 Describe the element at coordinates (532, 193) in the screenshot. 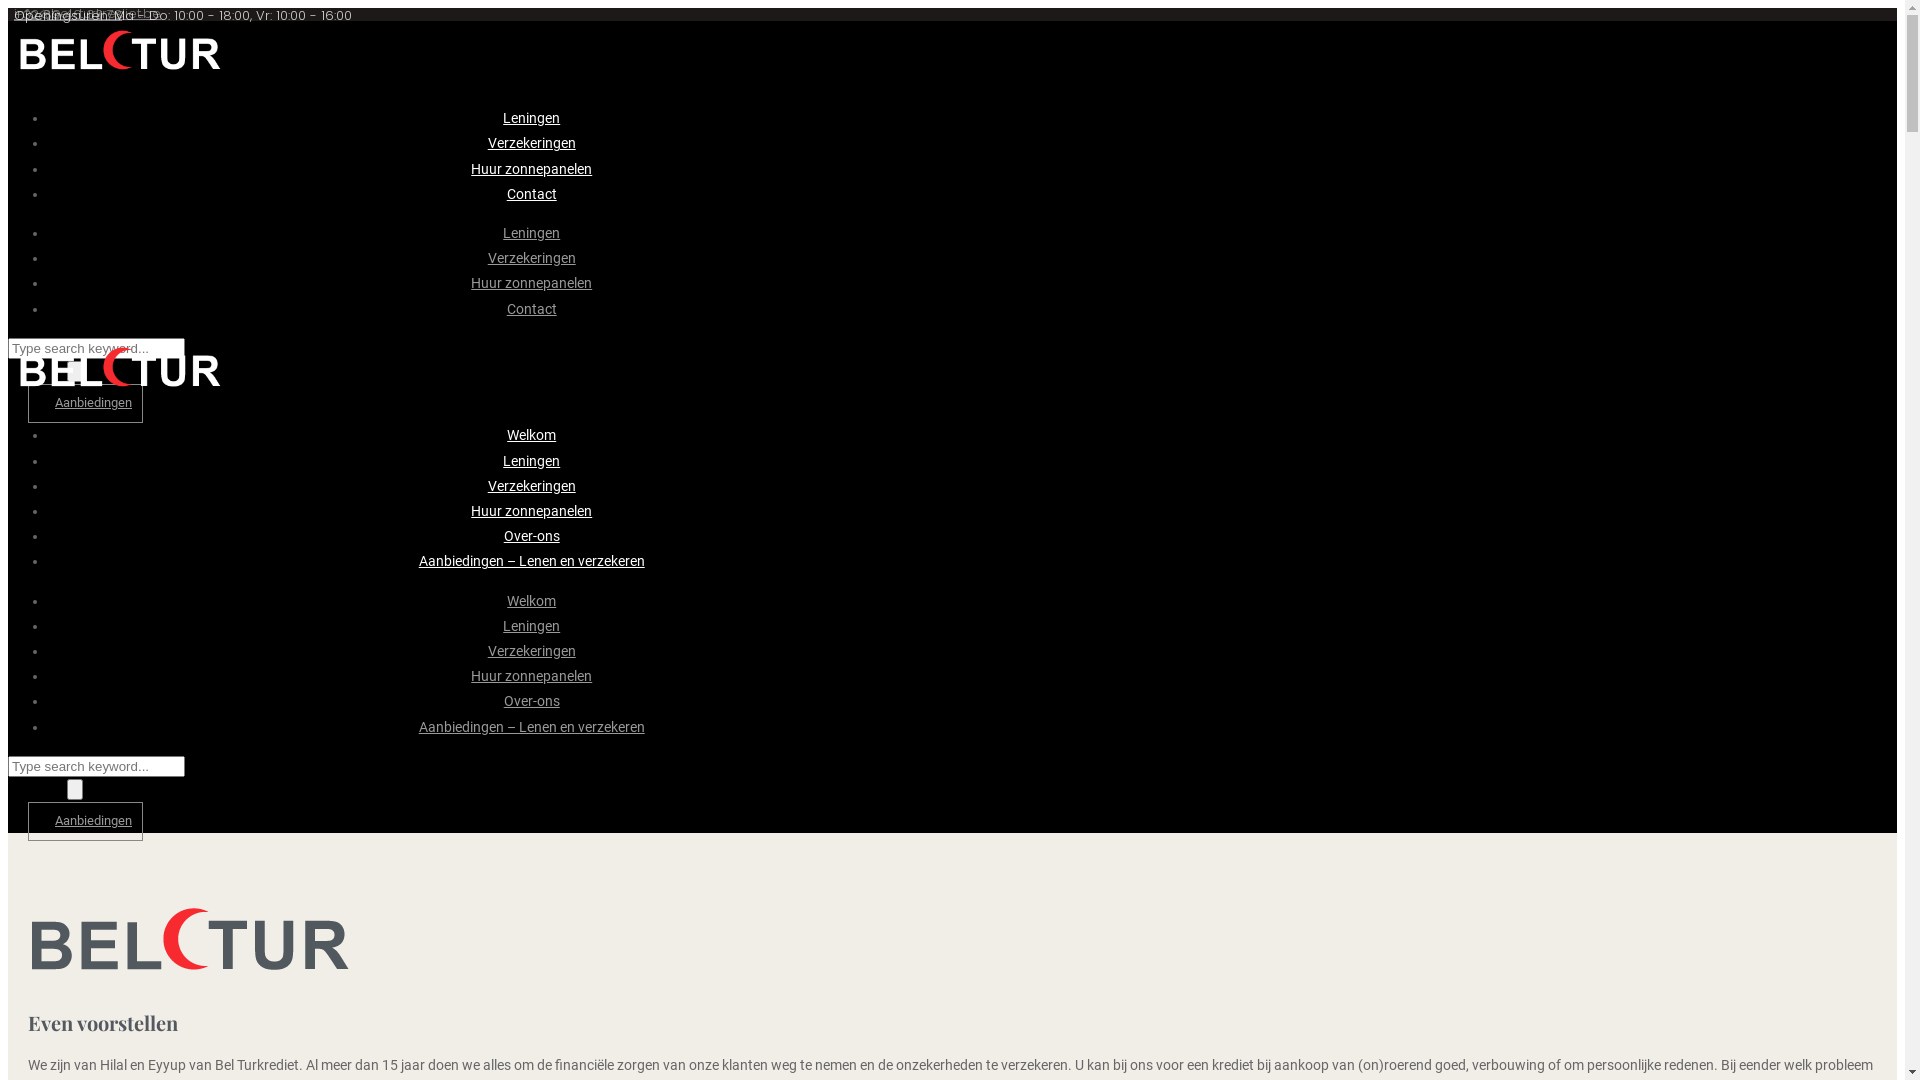

I see `'Contact'` at that location.